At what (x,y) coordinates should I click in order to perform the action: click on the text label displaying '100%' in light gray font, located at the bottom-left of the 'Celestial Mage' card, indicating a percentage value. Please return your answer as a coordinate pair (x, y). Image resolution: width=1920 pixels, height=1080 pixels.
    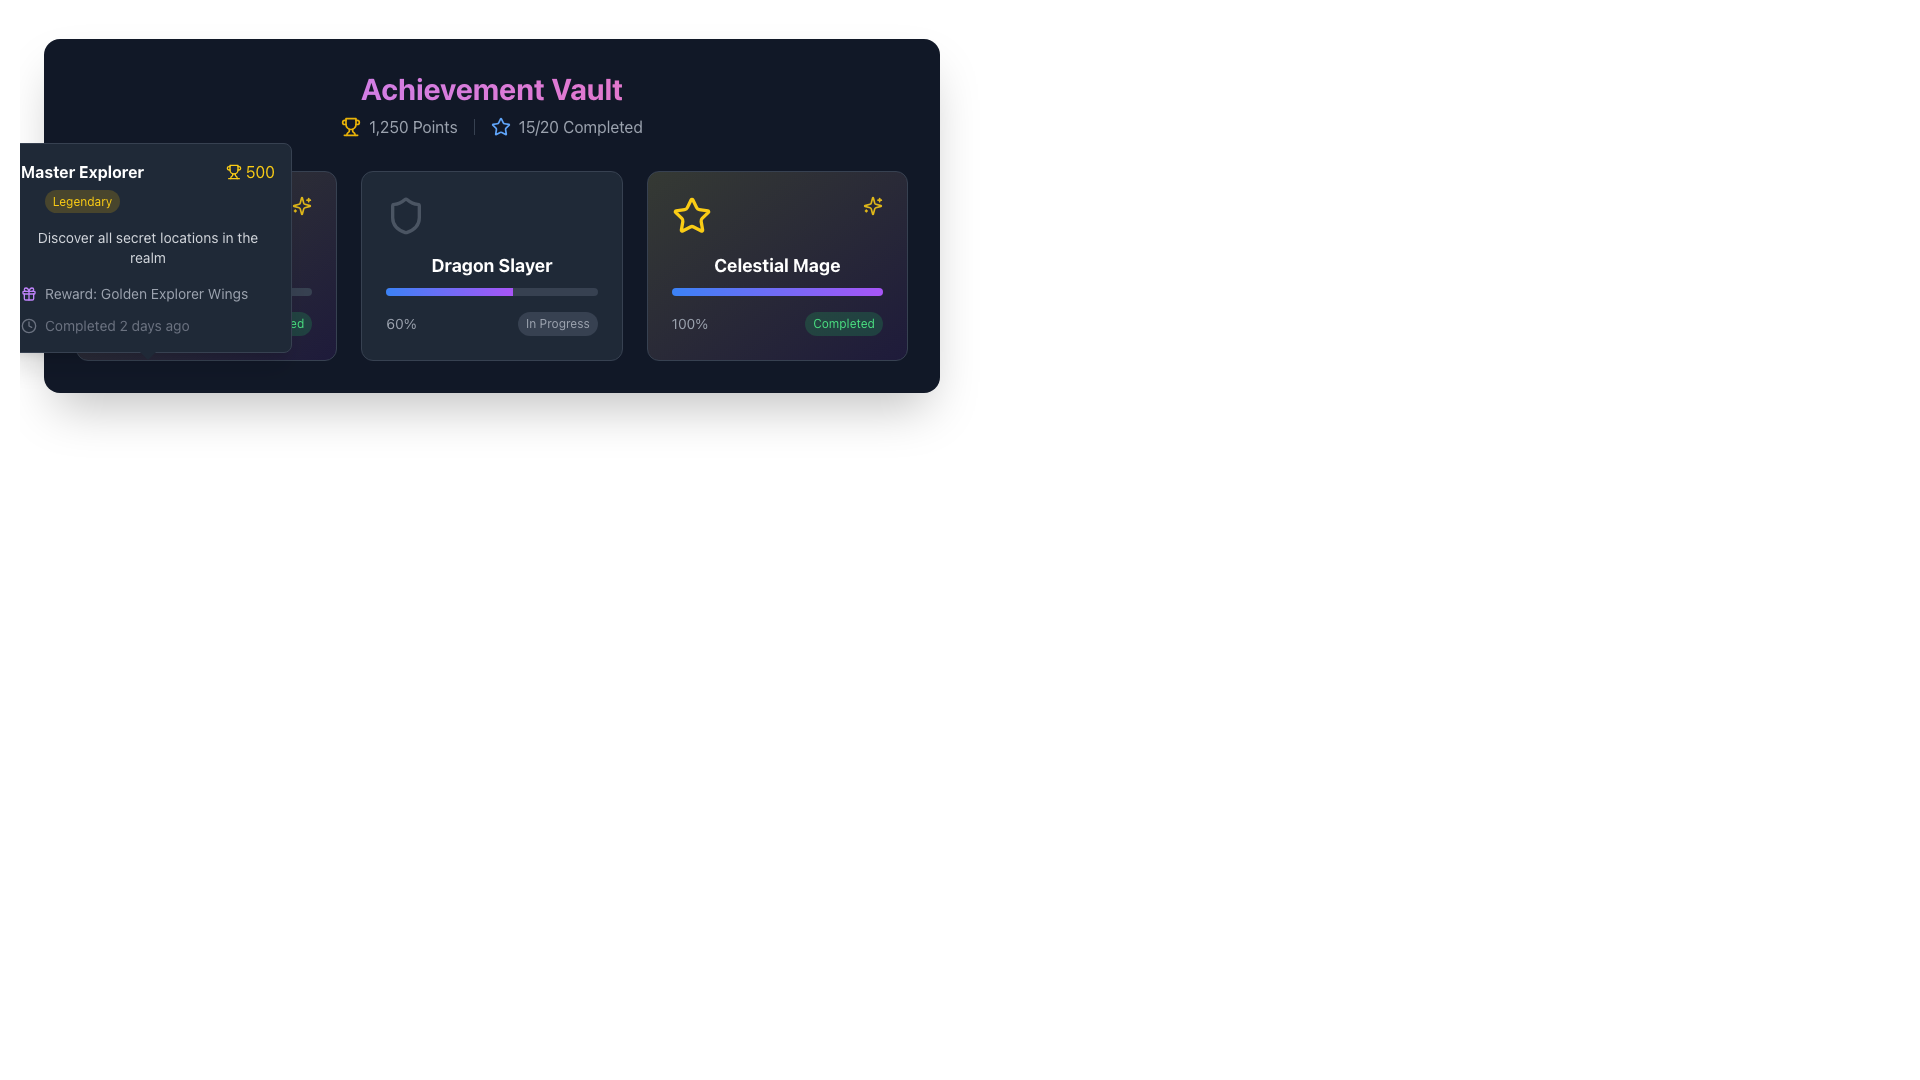
    Looking at the image, I should click on (689, 323).